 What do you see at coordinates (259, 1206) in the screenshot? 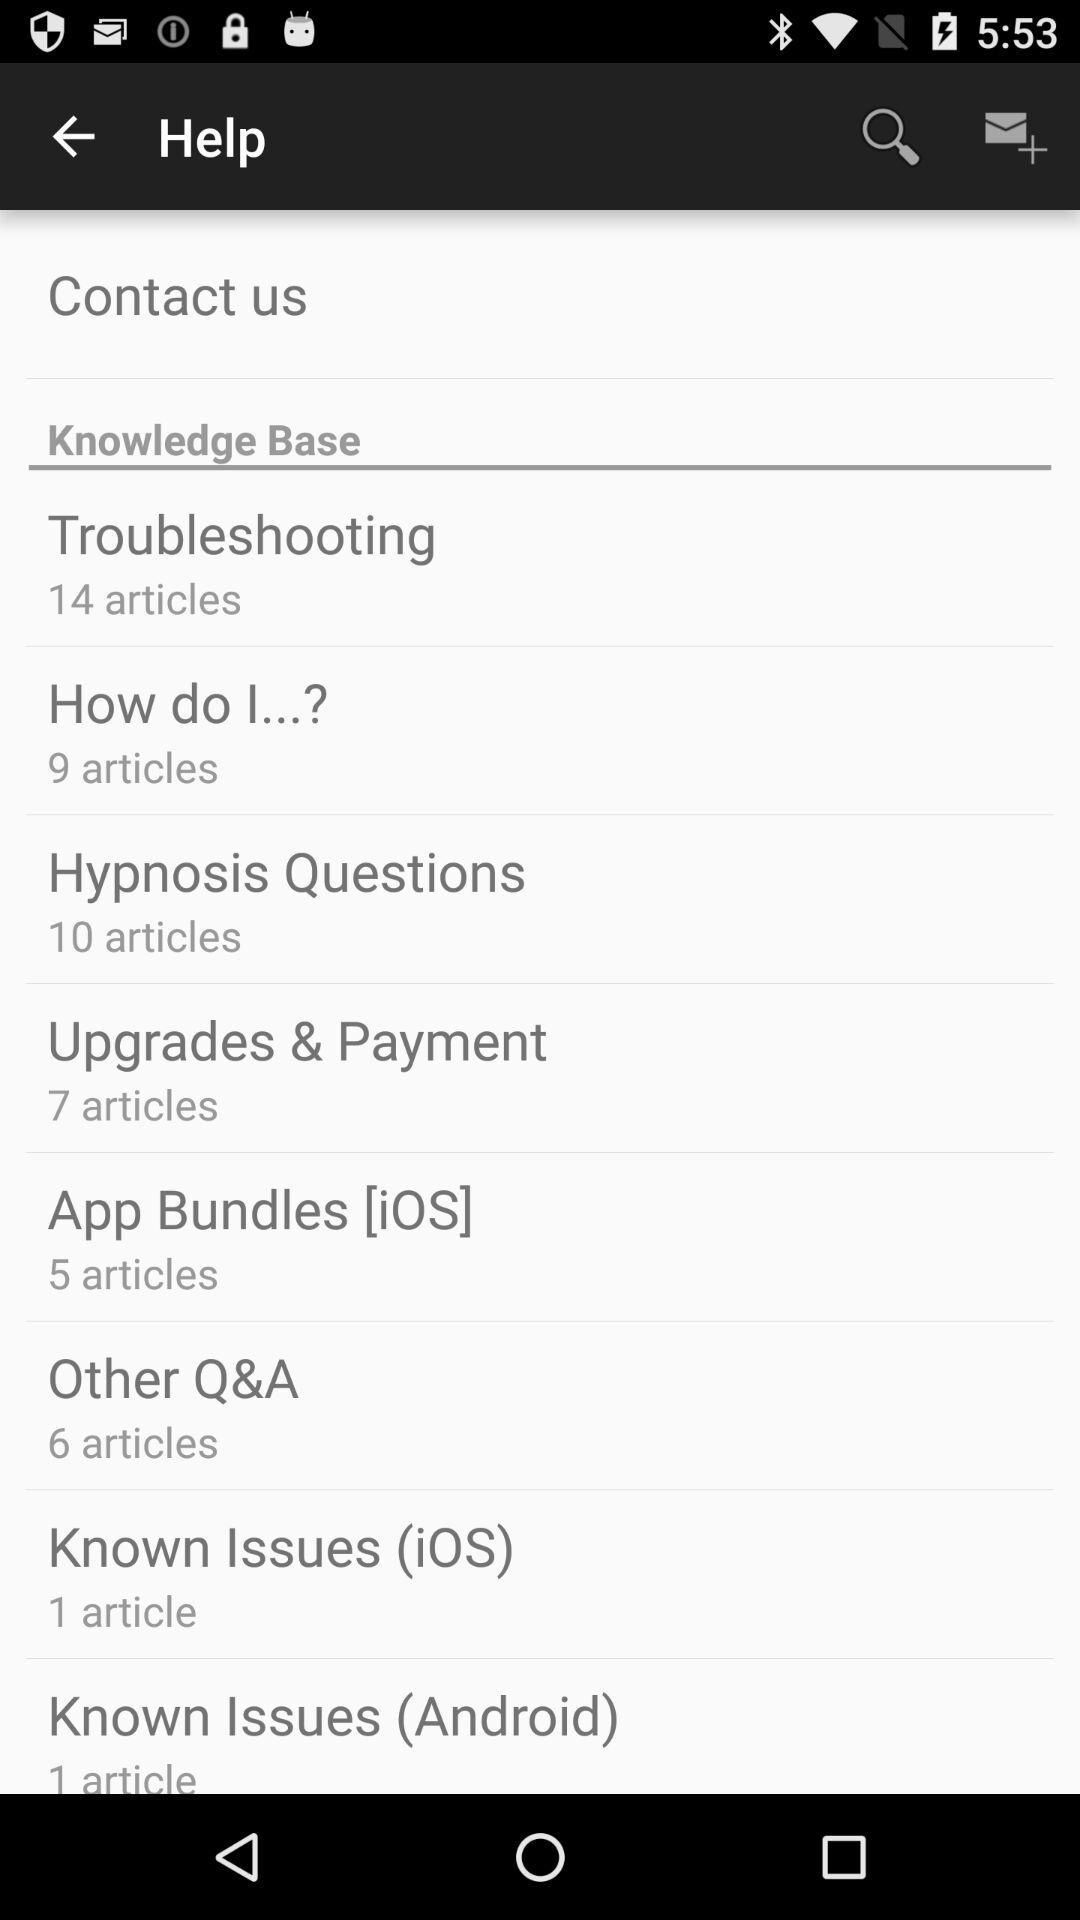
I see `app bundles [ios] icon` at bounding box center [259, 1206].